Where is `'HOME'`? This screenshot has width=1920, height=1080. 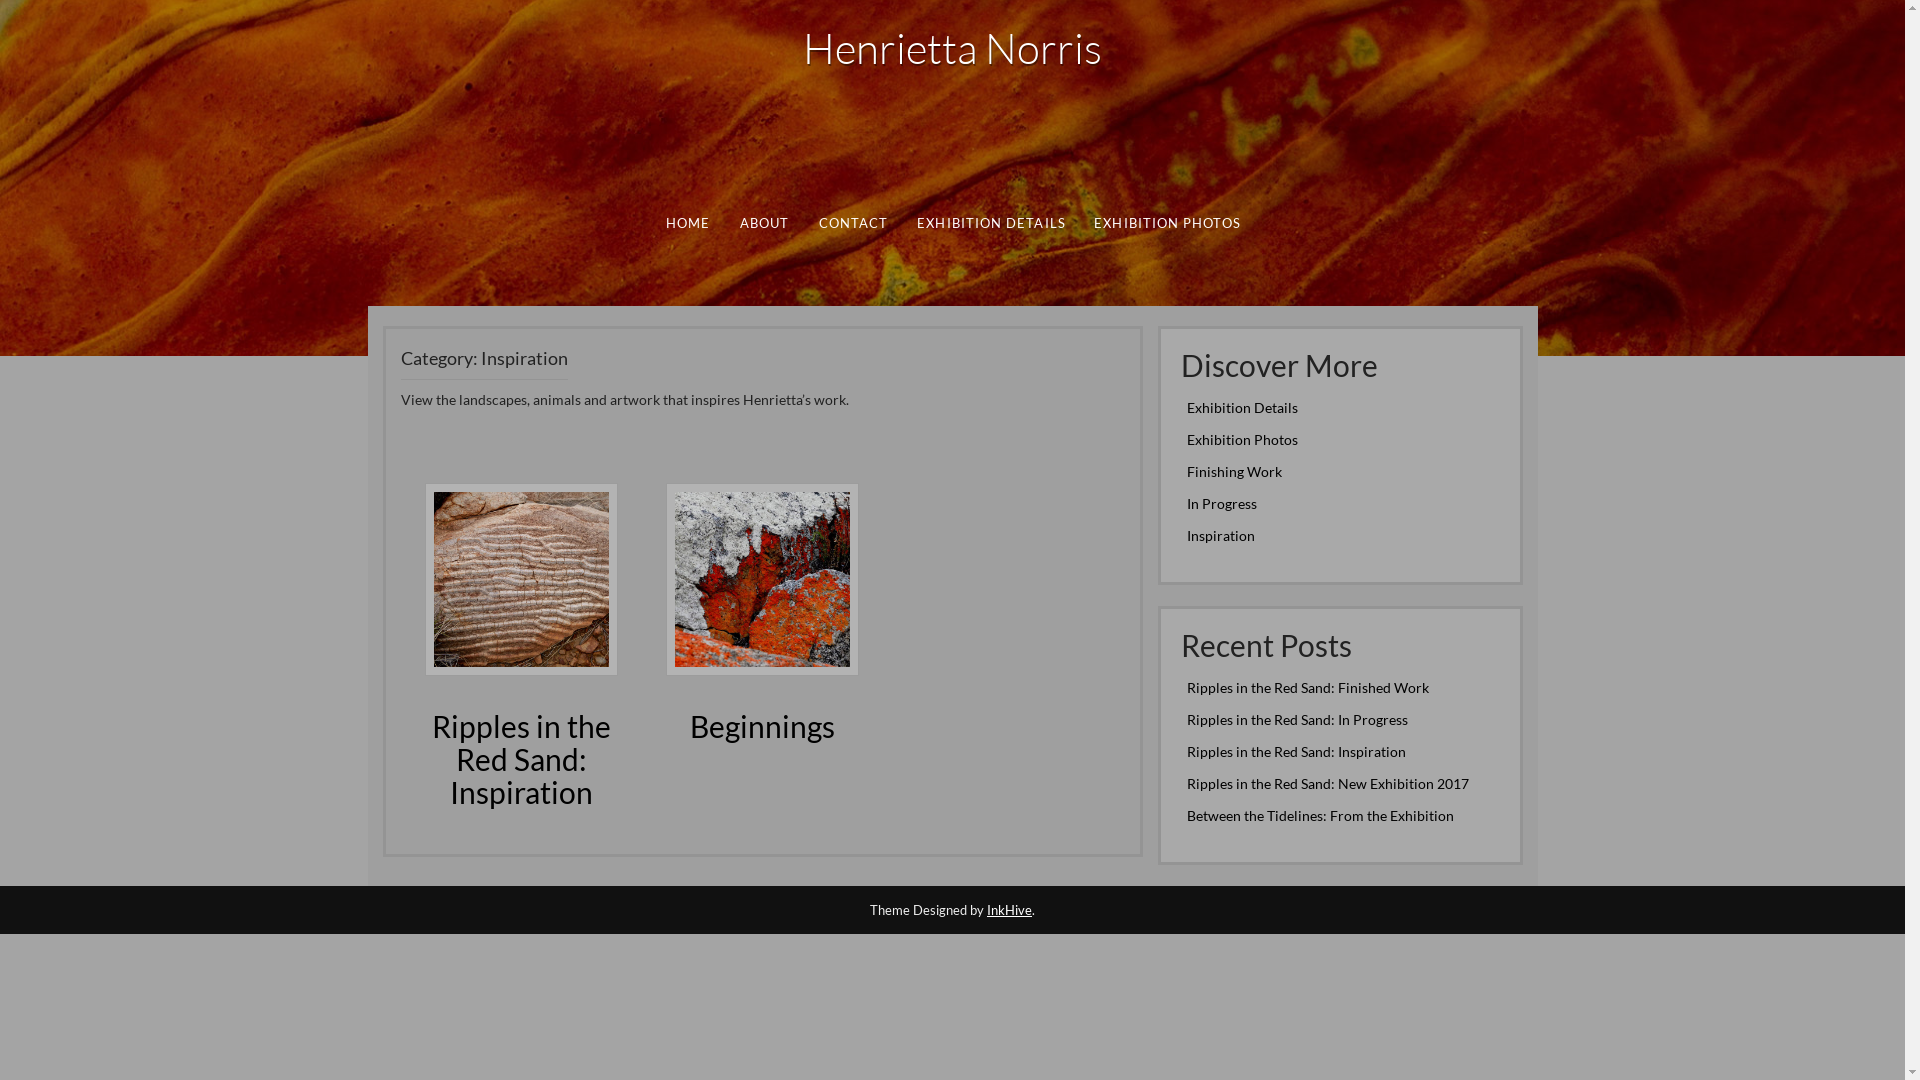 'HOME' is located at coordinates (686, 223).